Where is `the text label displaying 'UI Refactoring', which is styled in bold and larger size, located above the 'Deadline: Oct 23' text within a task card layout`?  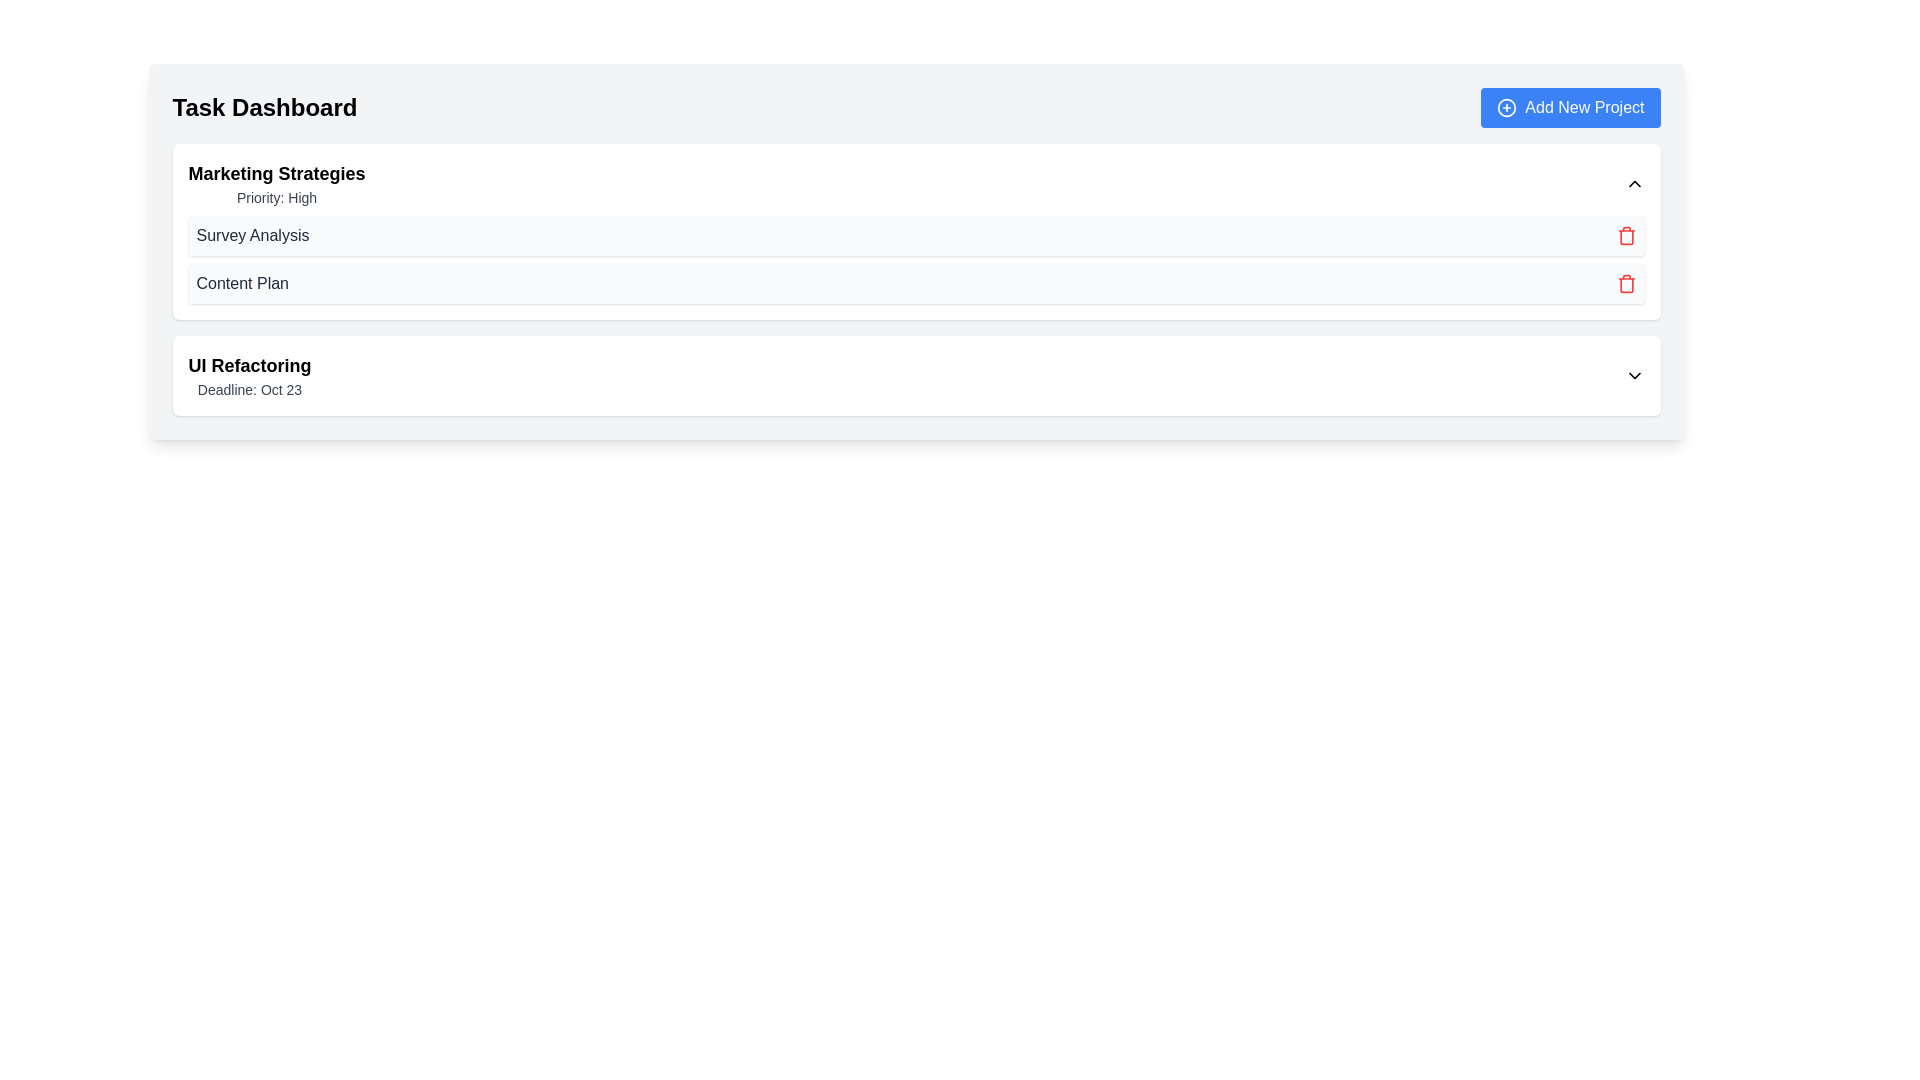 the text label displaying 'UI Refactoring', which is styled in bold and larger size, located above the 'Deadline: Oct 23' text within a task card layout is located at coordinates (248, 366).